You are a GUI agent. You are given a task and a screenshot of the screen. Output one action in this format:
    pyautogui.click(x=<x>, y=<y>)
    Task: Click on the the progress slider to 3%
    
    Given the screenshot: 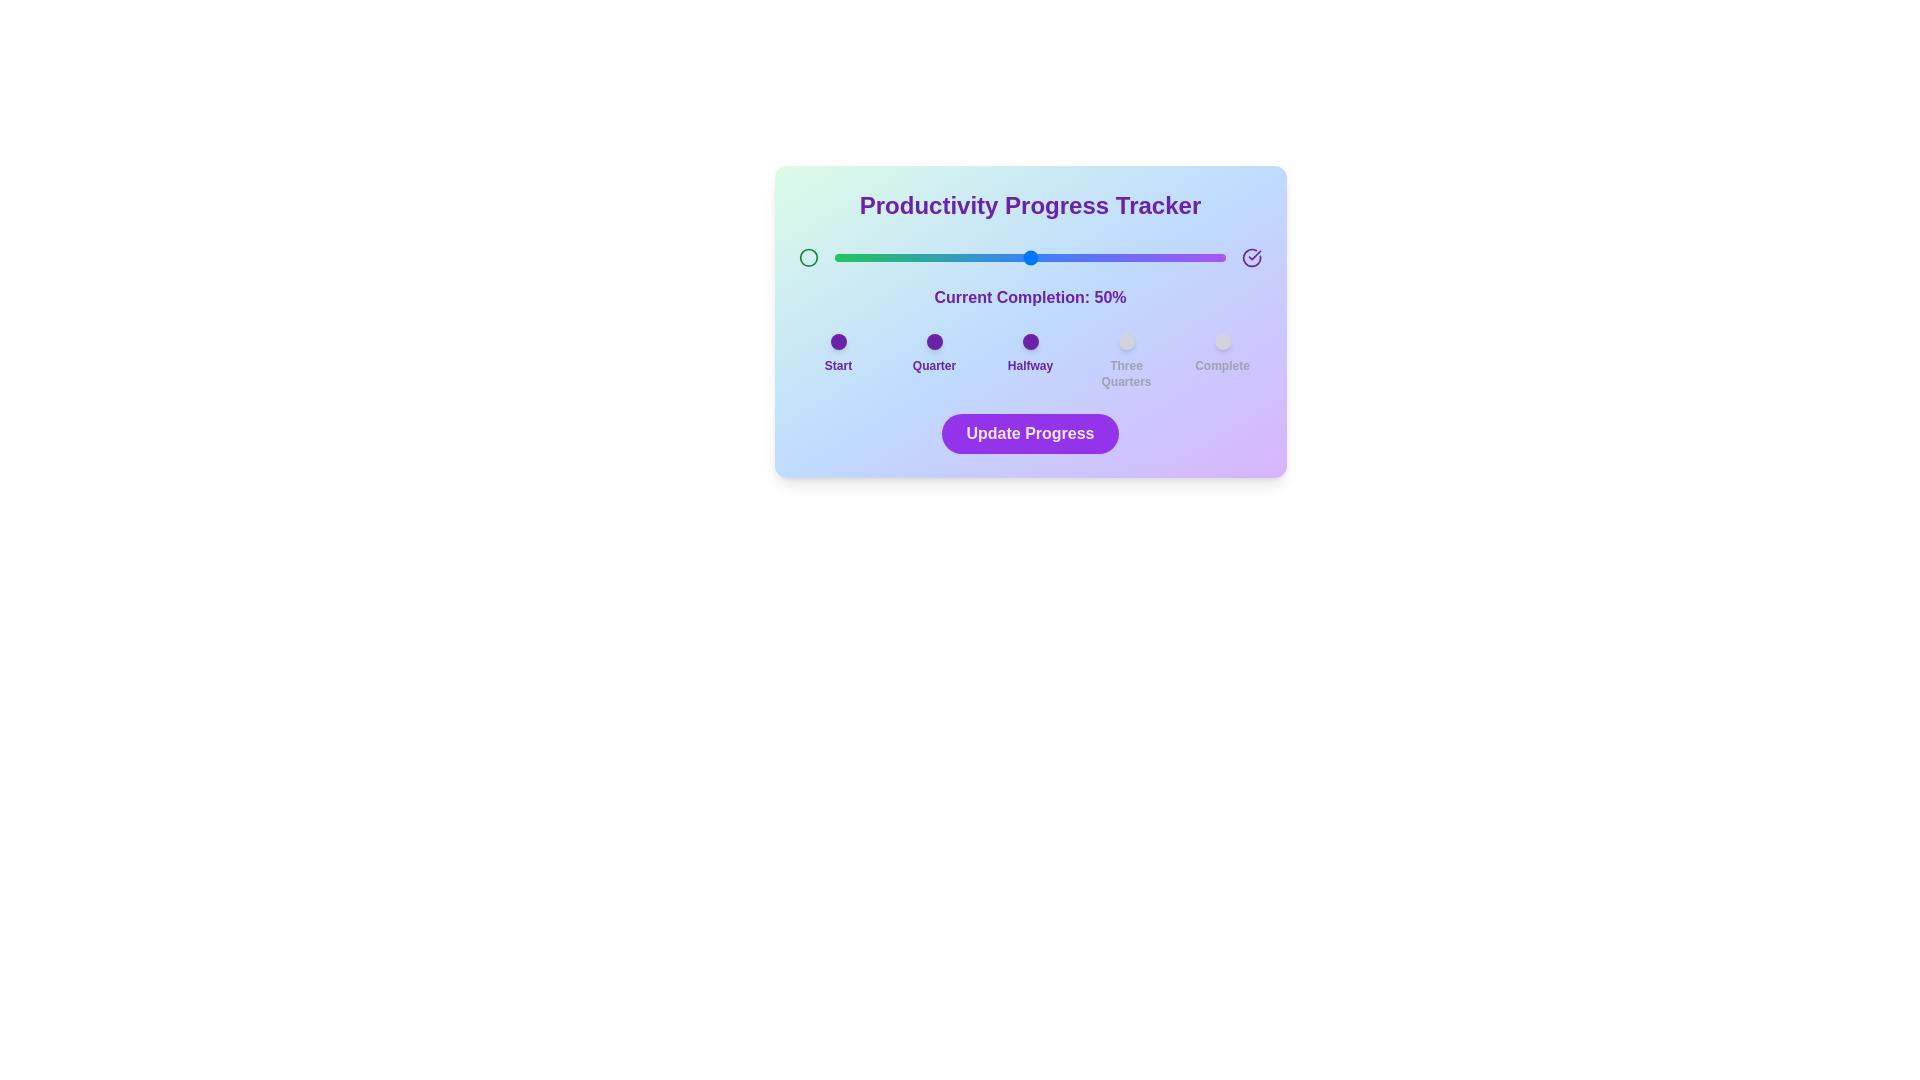 What is the action you would take?
    pyautogui.click(x=846, y=257)
    